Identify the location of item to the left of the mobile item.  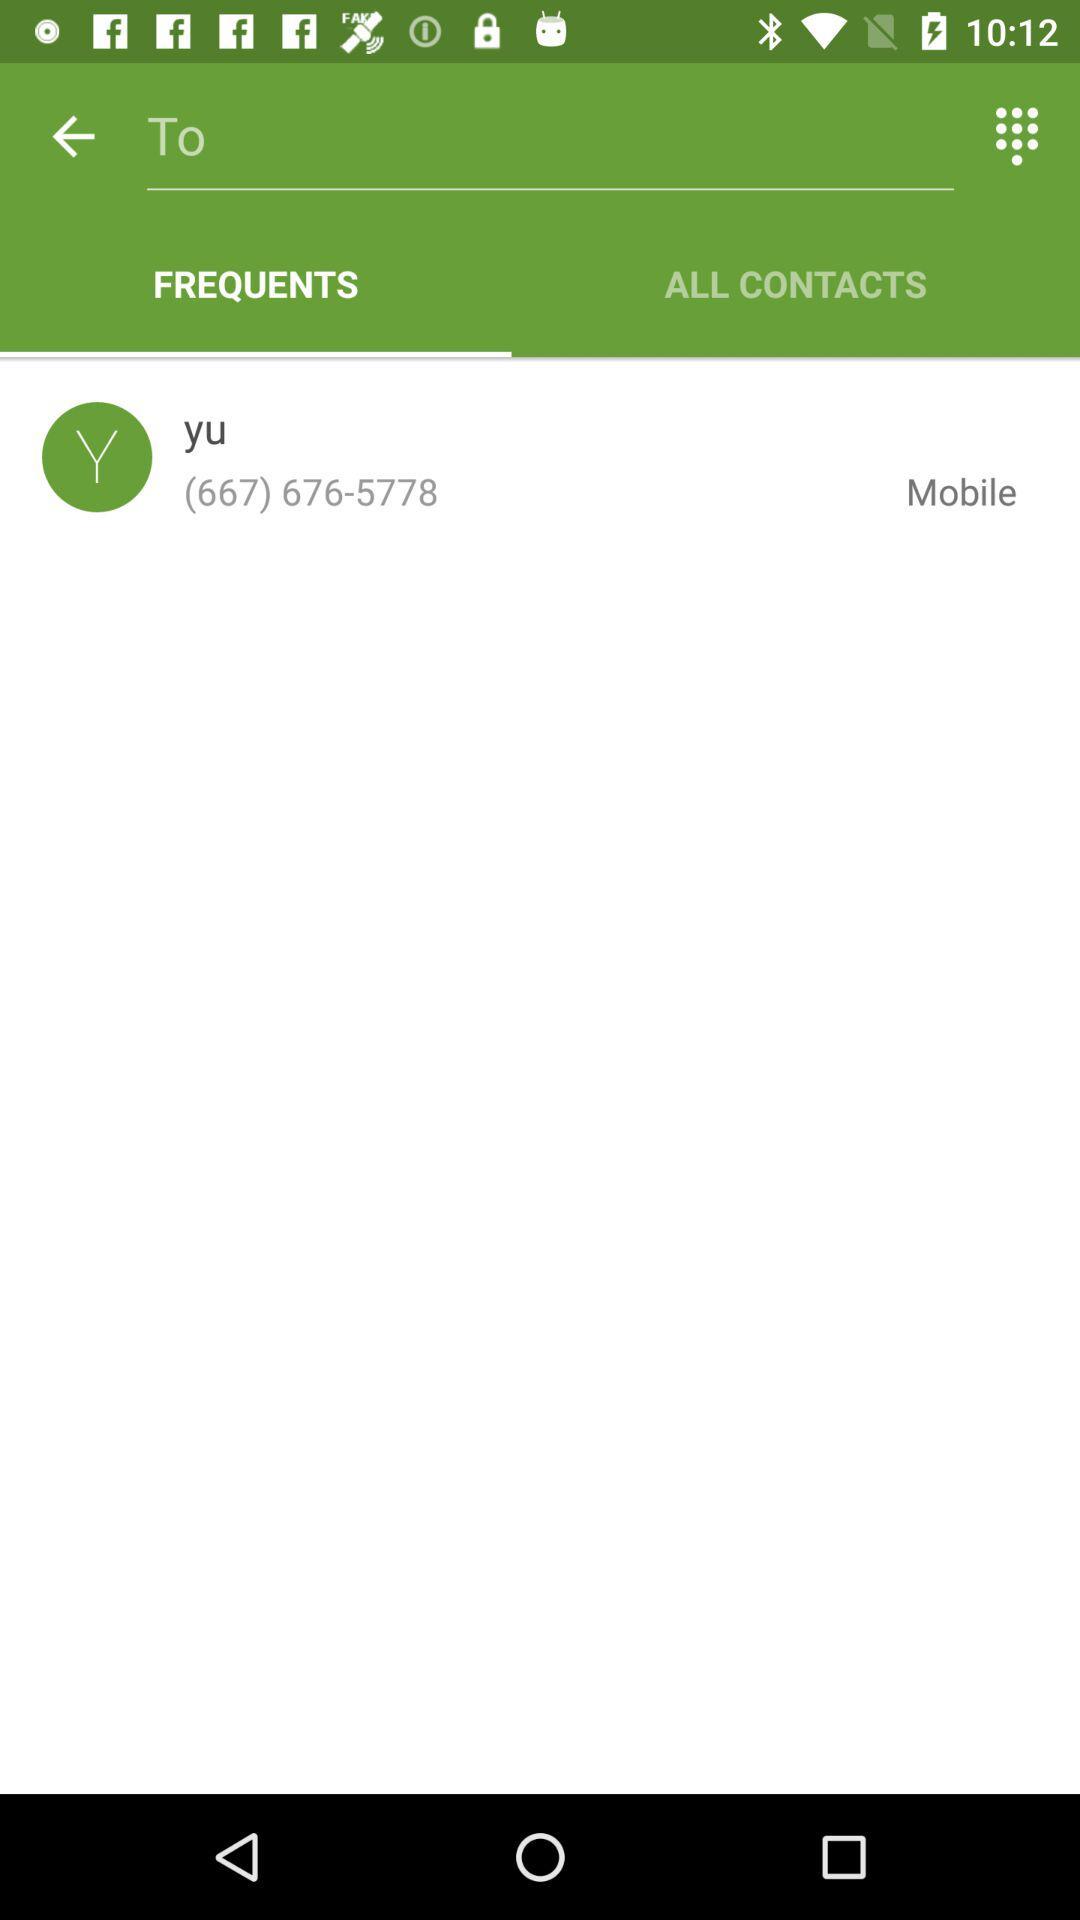
(528, 491).